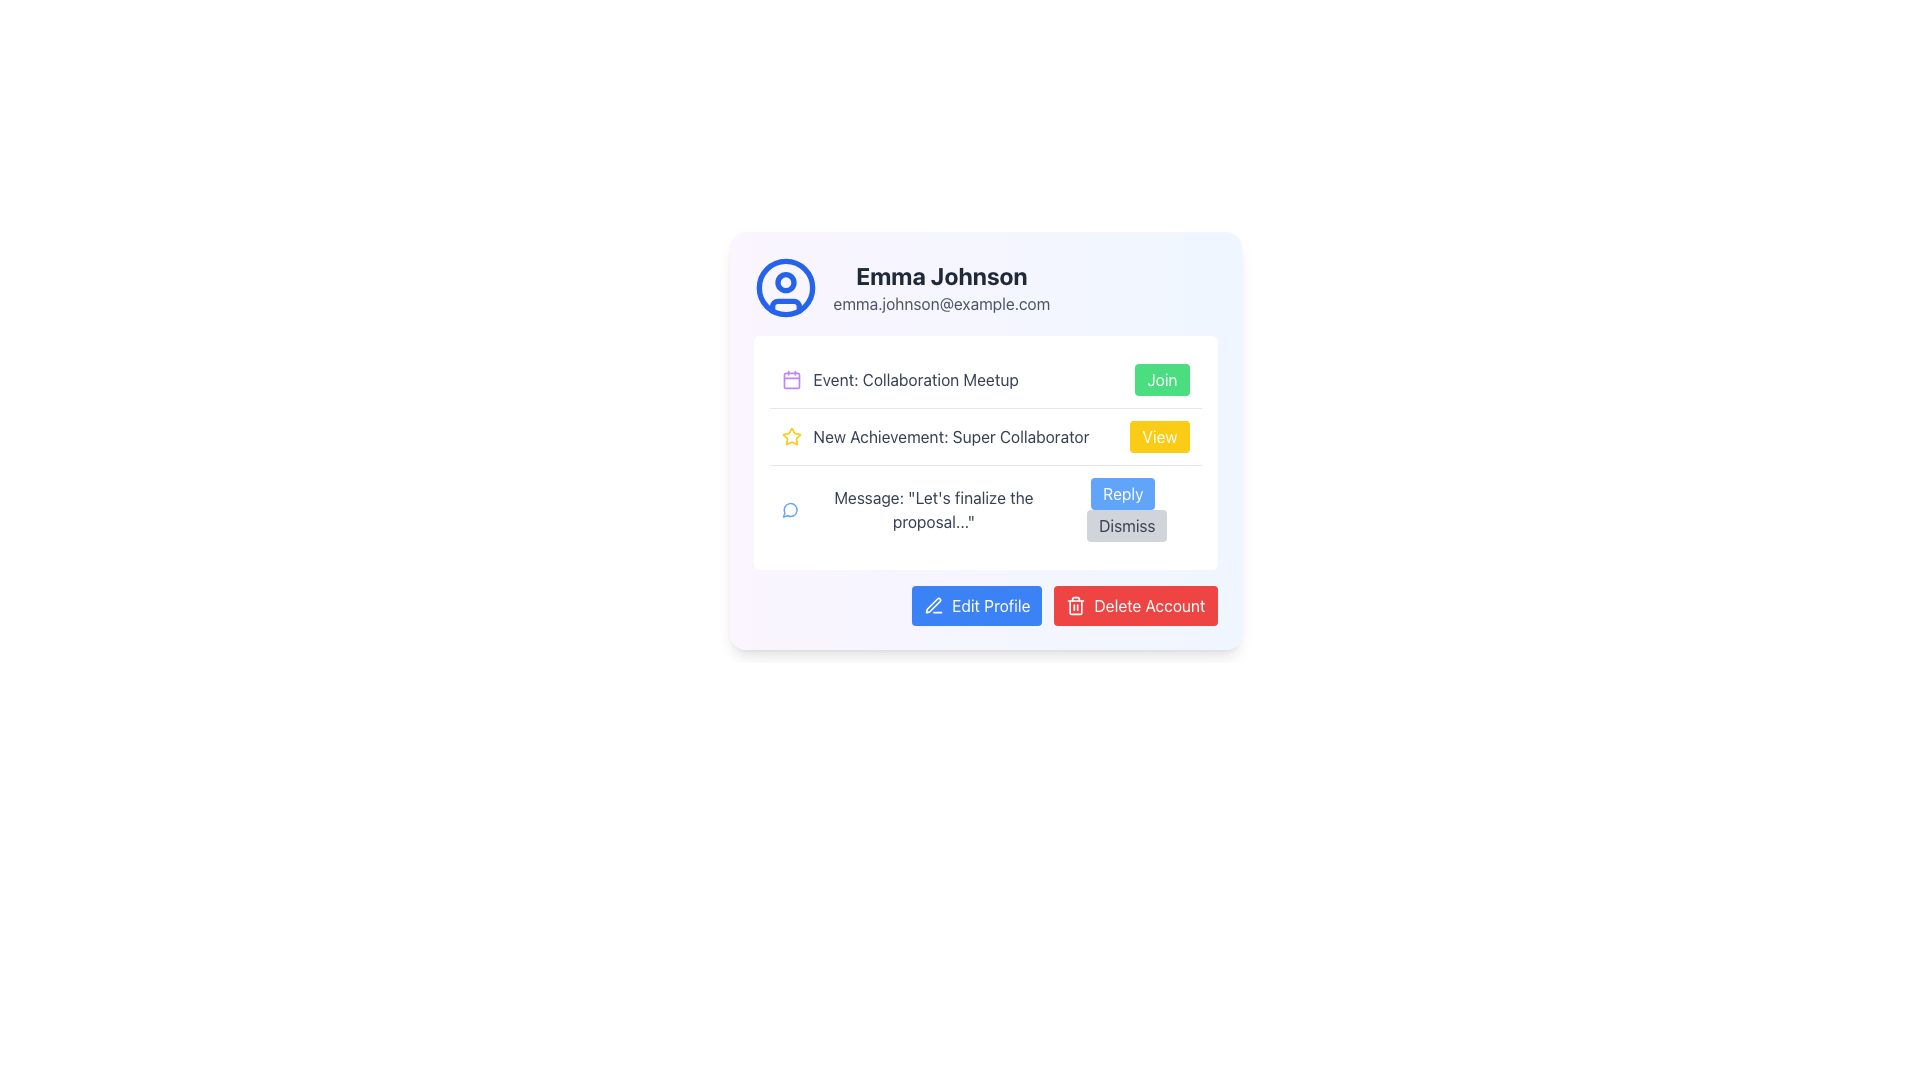  What do you see at coordinates (1075, 604) in the screenshot?
I see `the trashcan-shaped icon representing the 'Delete' functionality, which is located to the left of the 'Delete Account' button in the lower-right corner of the card component` at bounding box center [1075, 604].